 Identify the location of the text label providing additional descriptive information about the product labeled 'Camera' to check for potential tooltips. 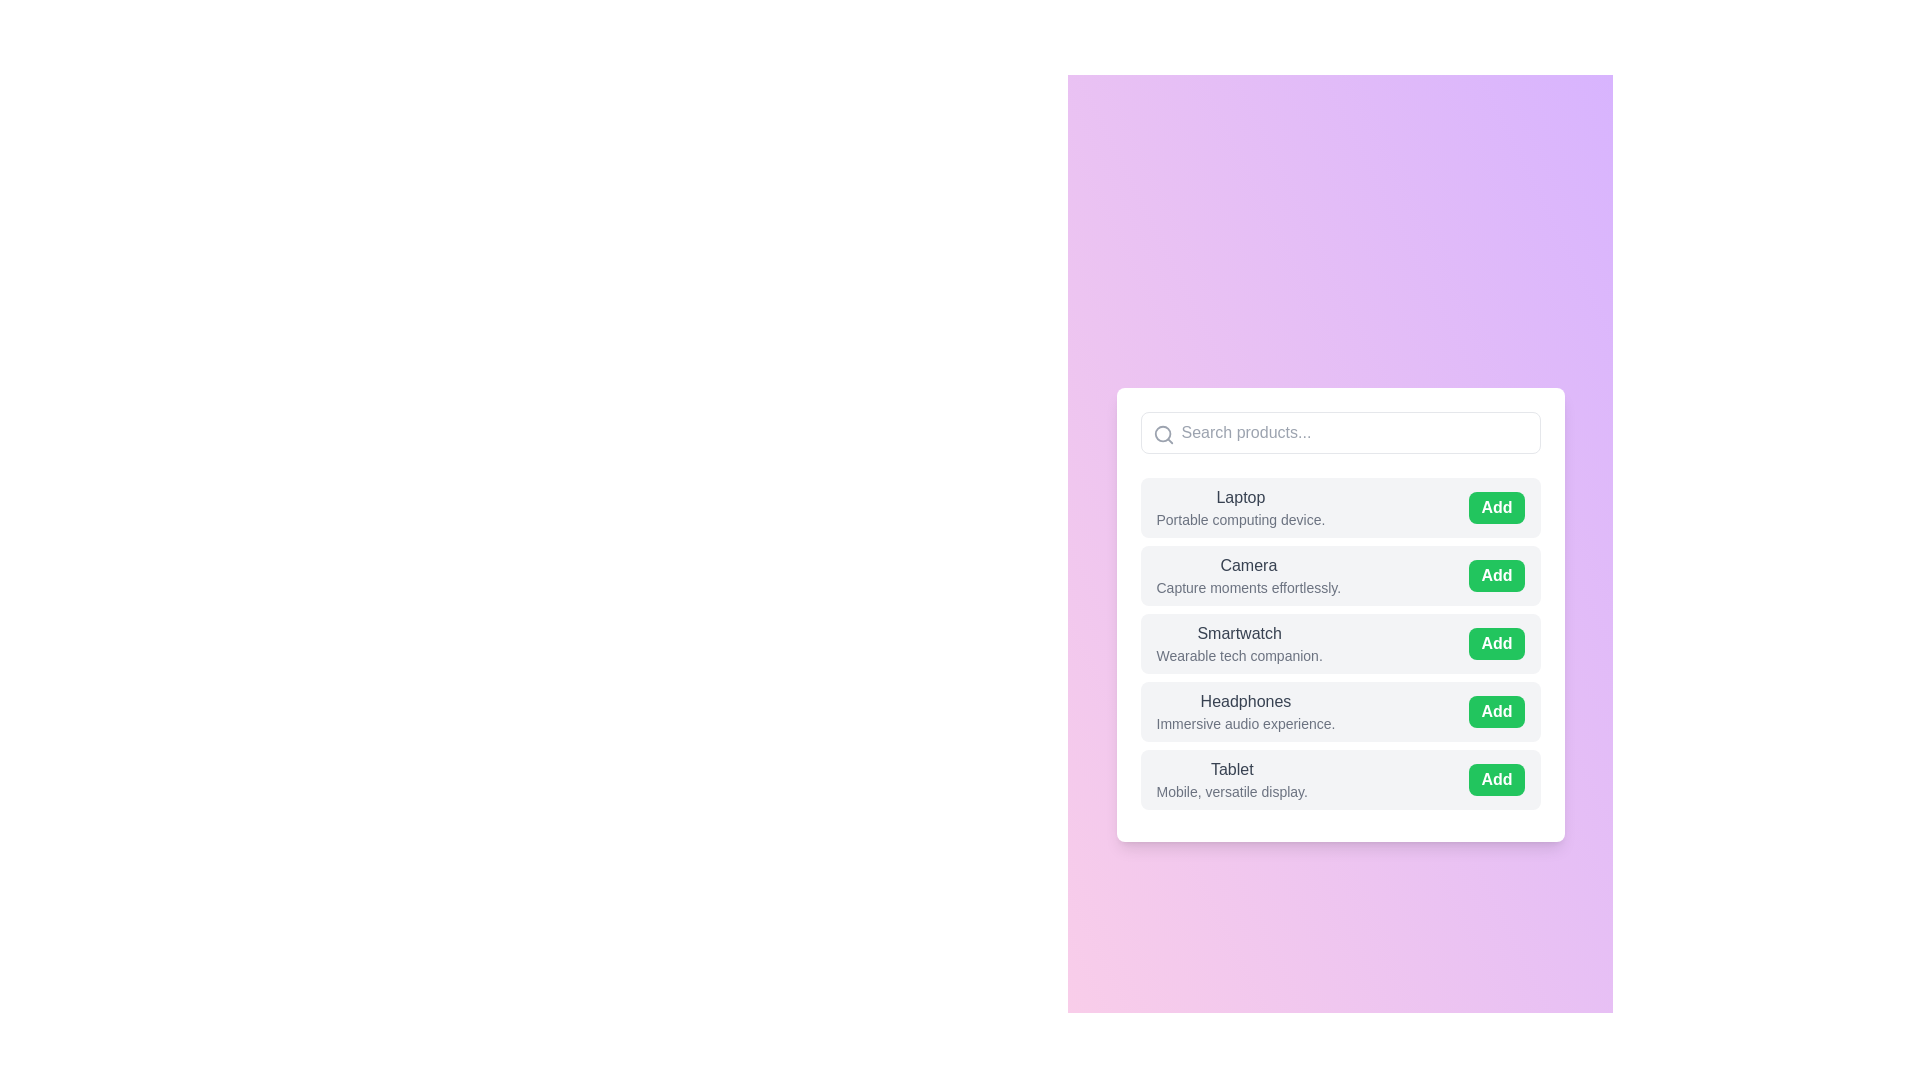
(1247, 586).